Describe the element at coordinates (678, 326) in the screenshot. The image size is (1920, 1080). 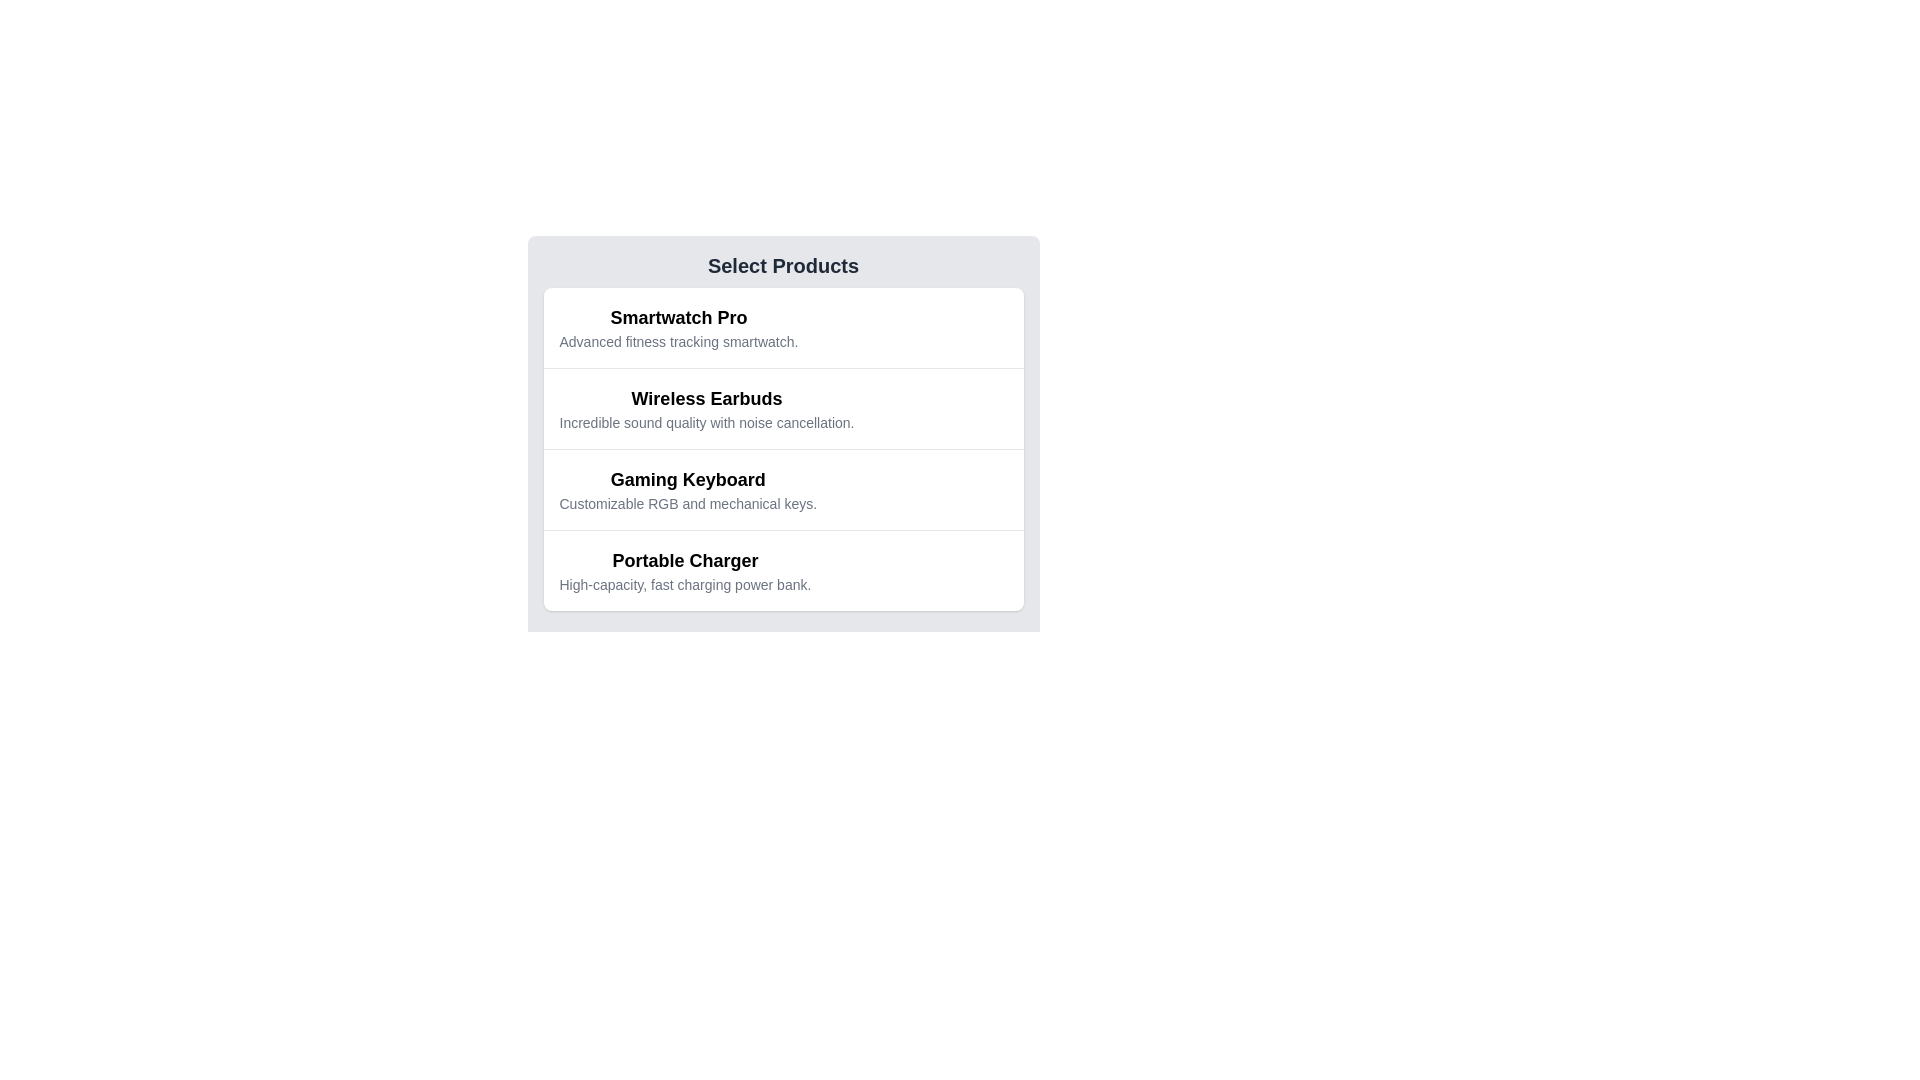
I see `text block containing information about the 'Smartwatch Pro', located in the top left corner of the product selection list, just below the heading 'Select Products'` at that location.